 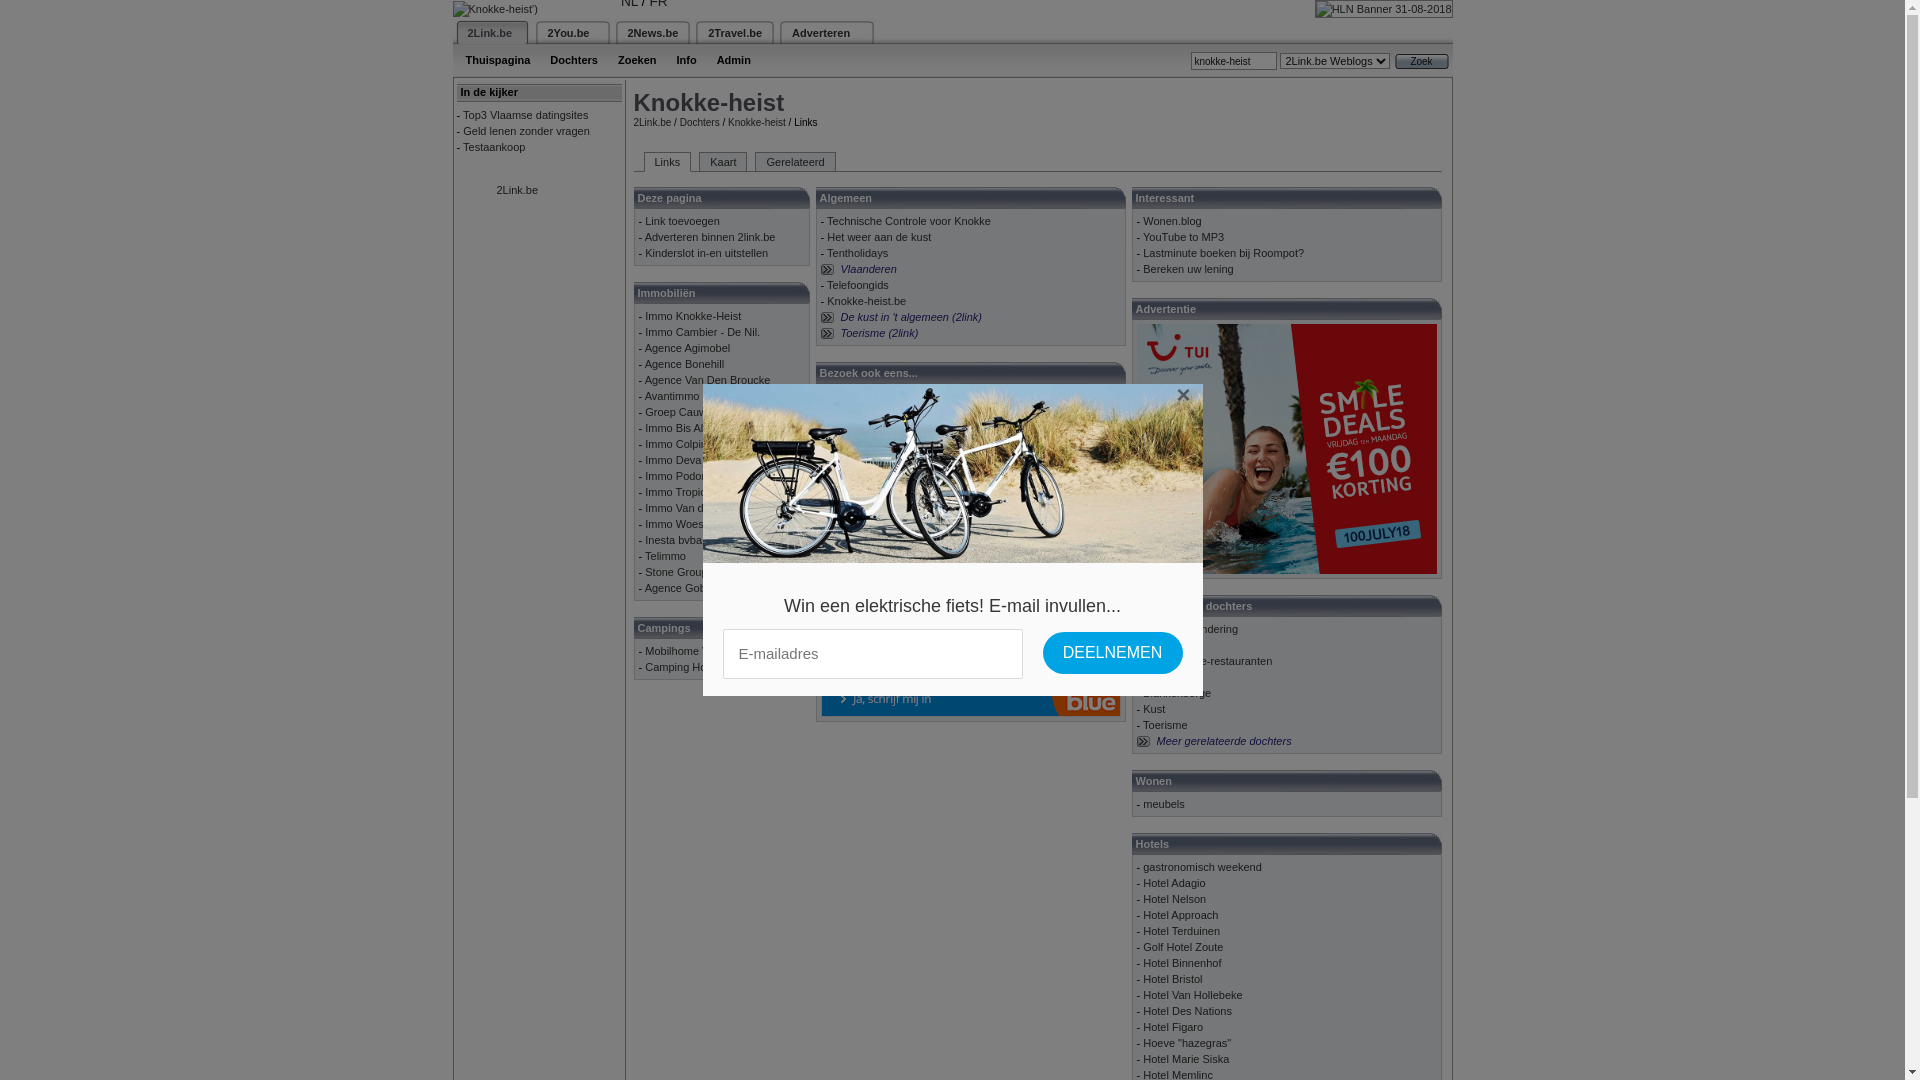 I want to click on 'Info', so click(x=686, y=59).